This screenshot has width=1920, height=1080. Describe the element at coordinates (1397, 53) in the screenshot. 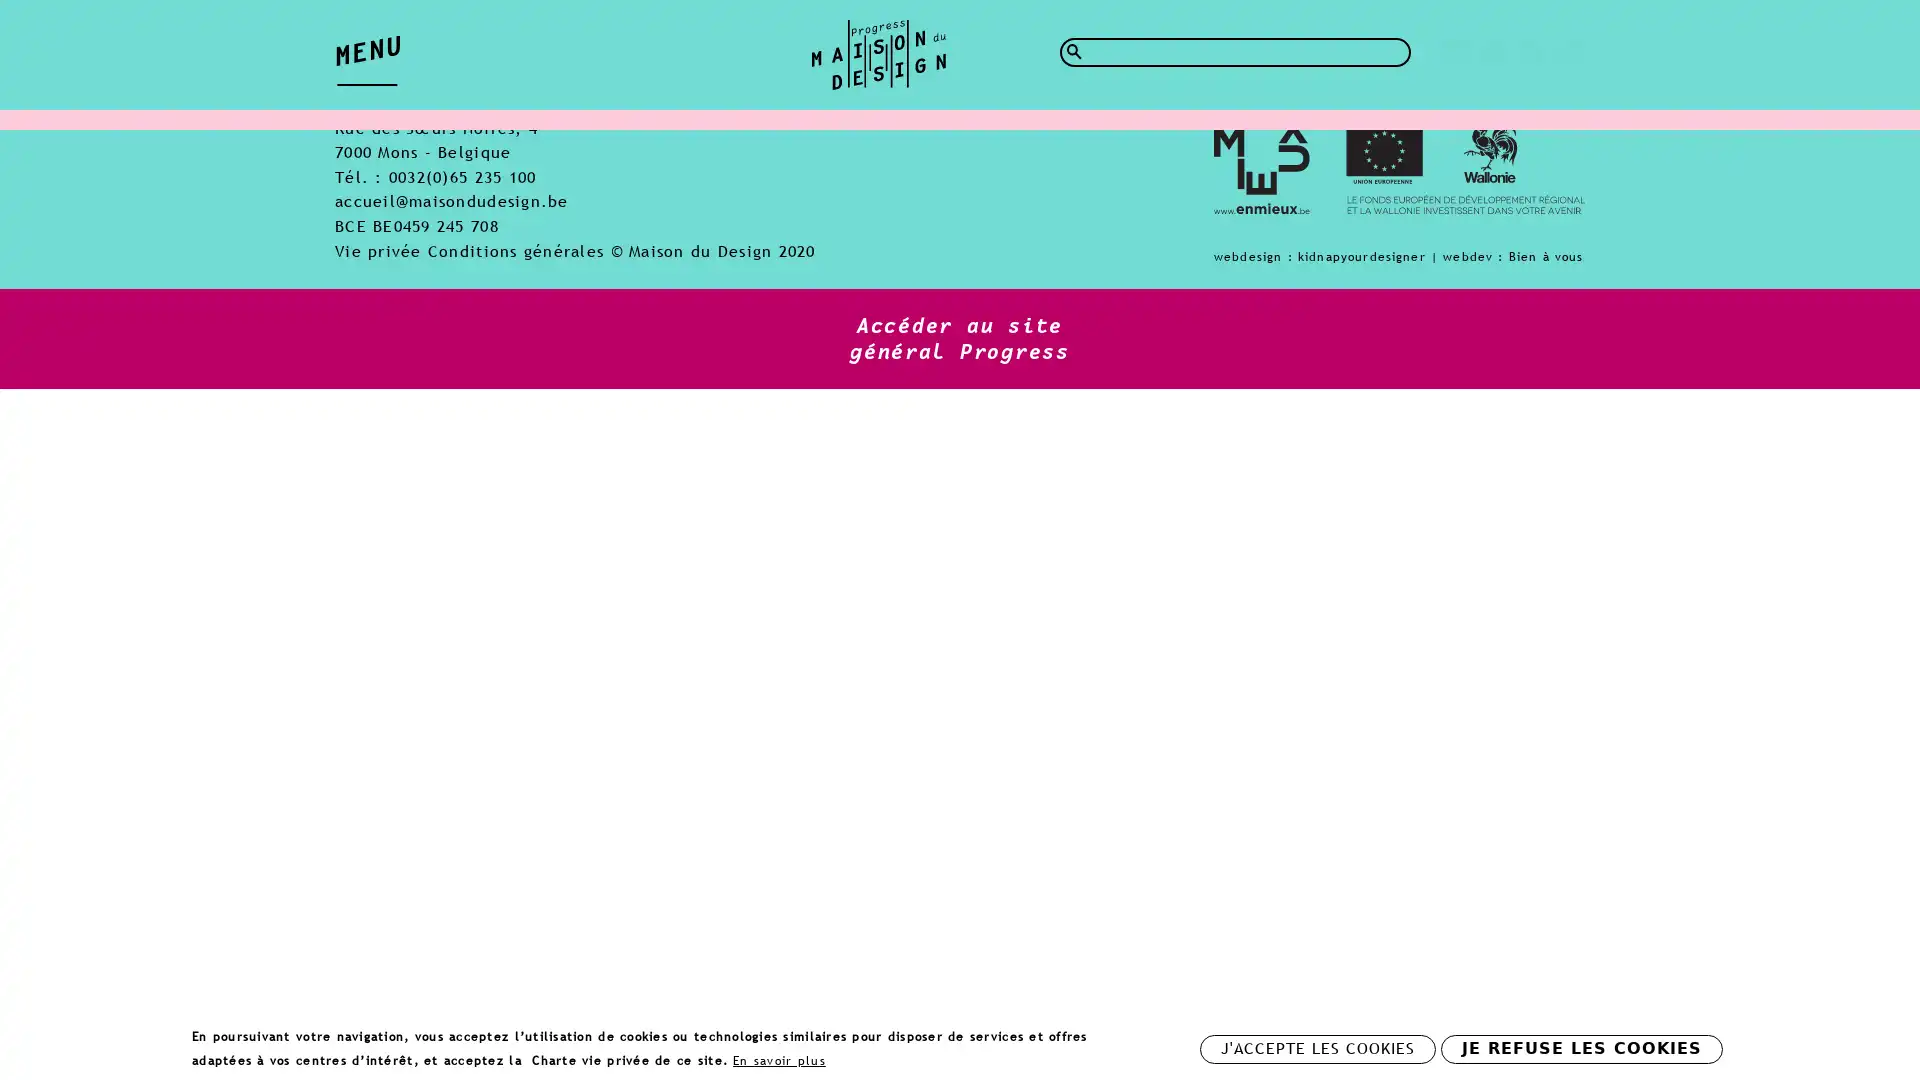

I see `Rechercher` at that location.